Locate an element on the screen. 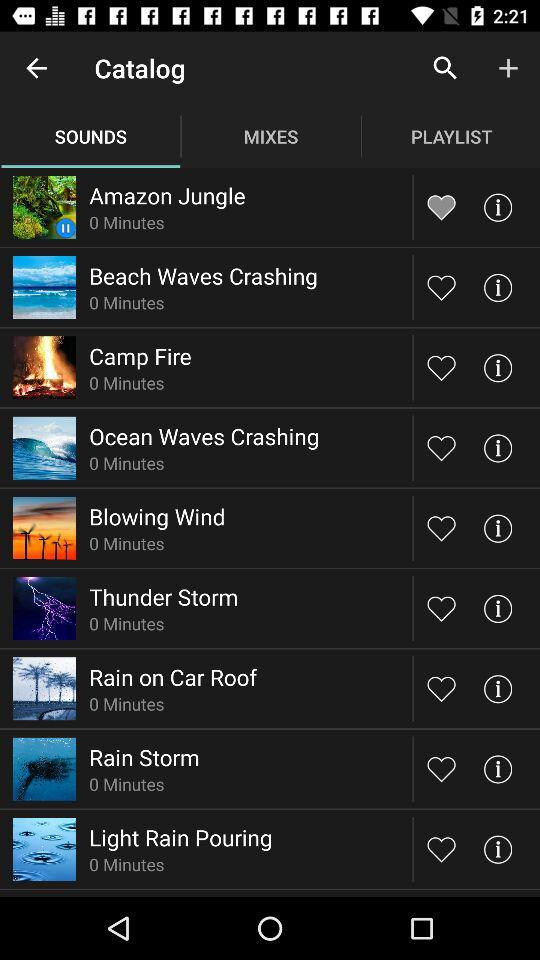 This screenshot has height=960, width=540. information about track is located at coordinates (496, 607).